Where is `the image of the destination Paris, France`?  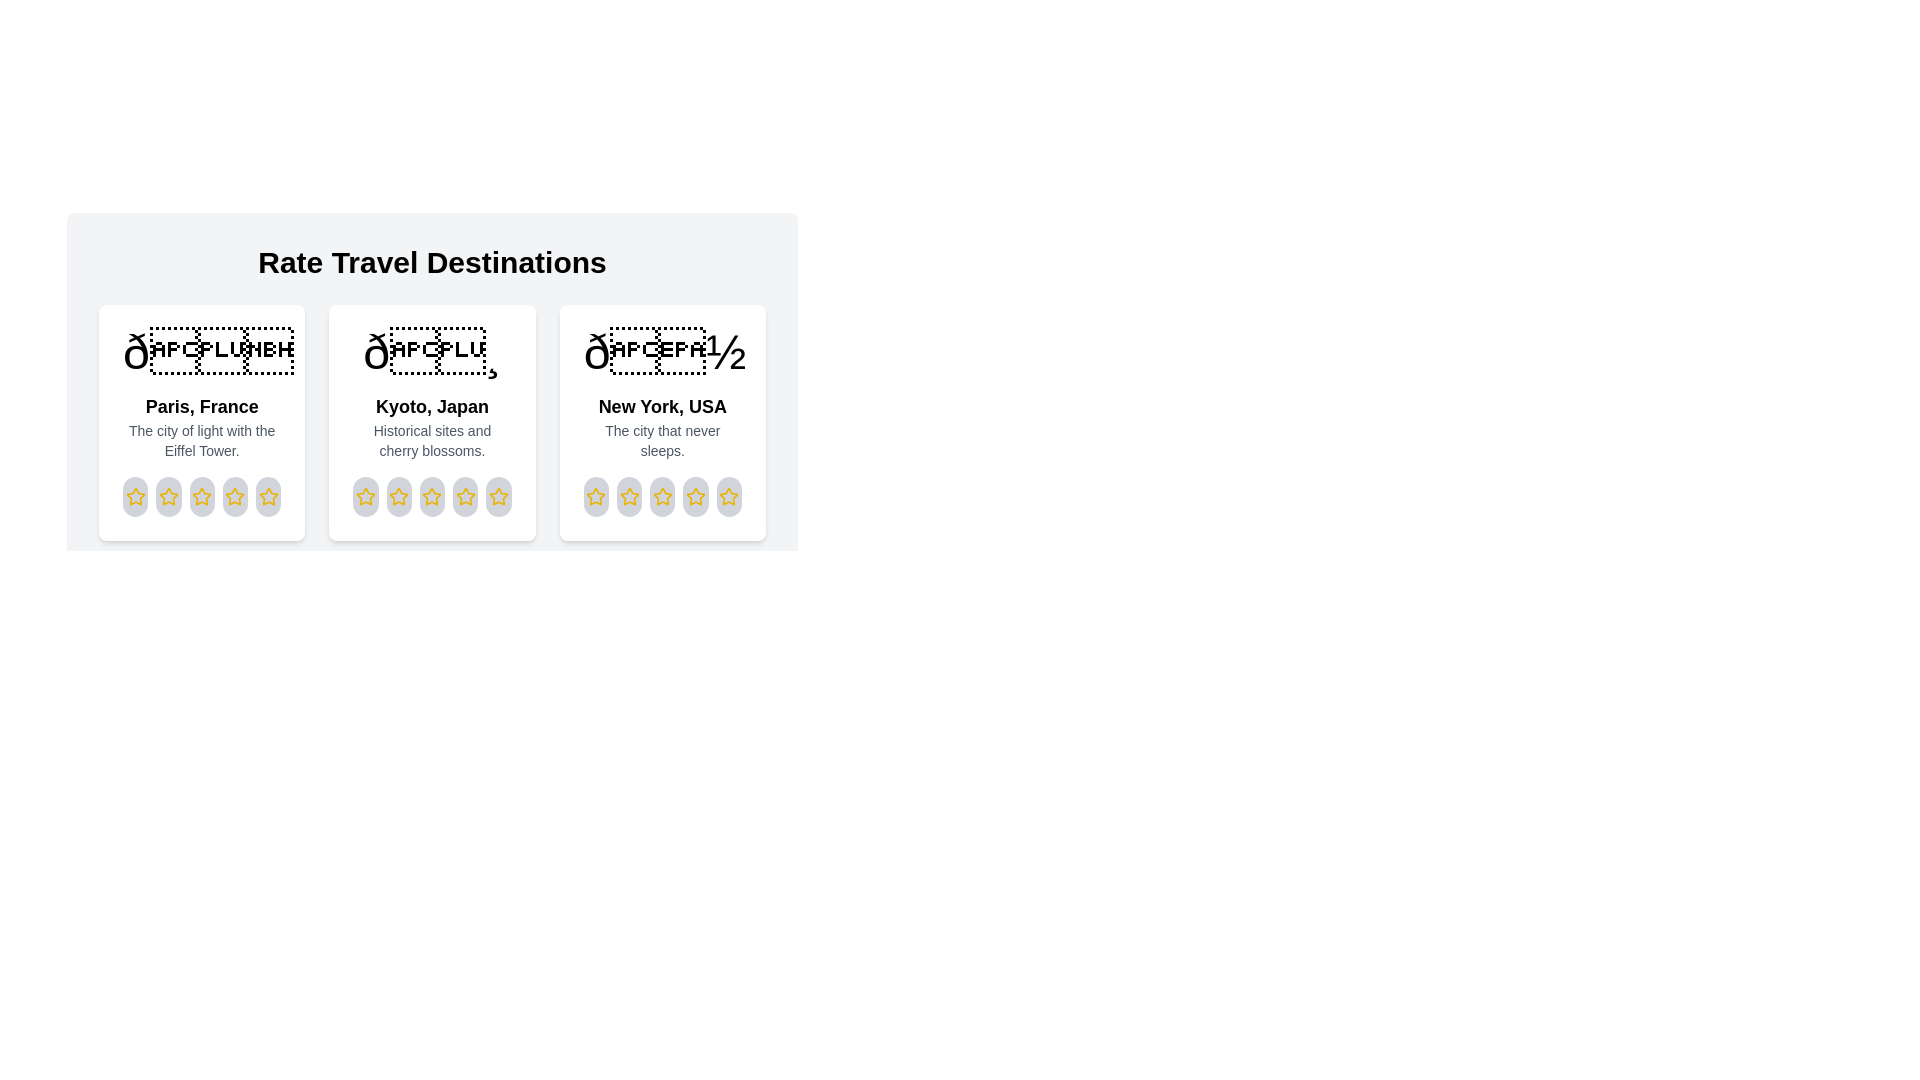
the image of the destination Paris, France is located at coordinates (201, 352).